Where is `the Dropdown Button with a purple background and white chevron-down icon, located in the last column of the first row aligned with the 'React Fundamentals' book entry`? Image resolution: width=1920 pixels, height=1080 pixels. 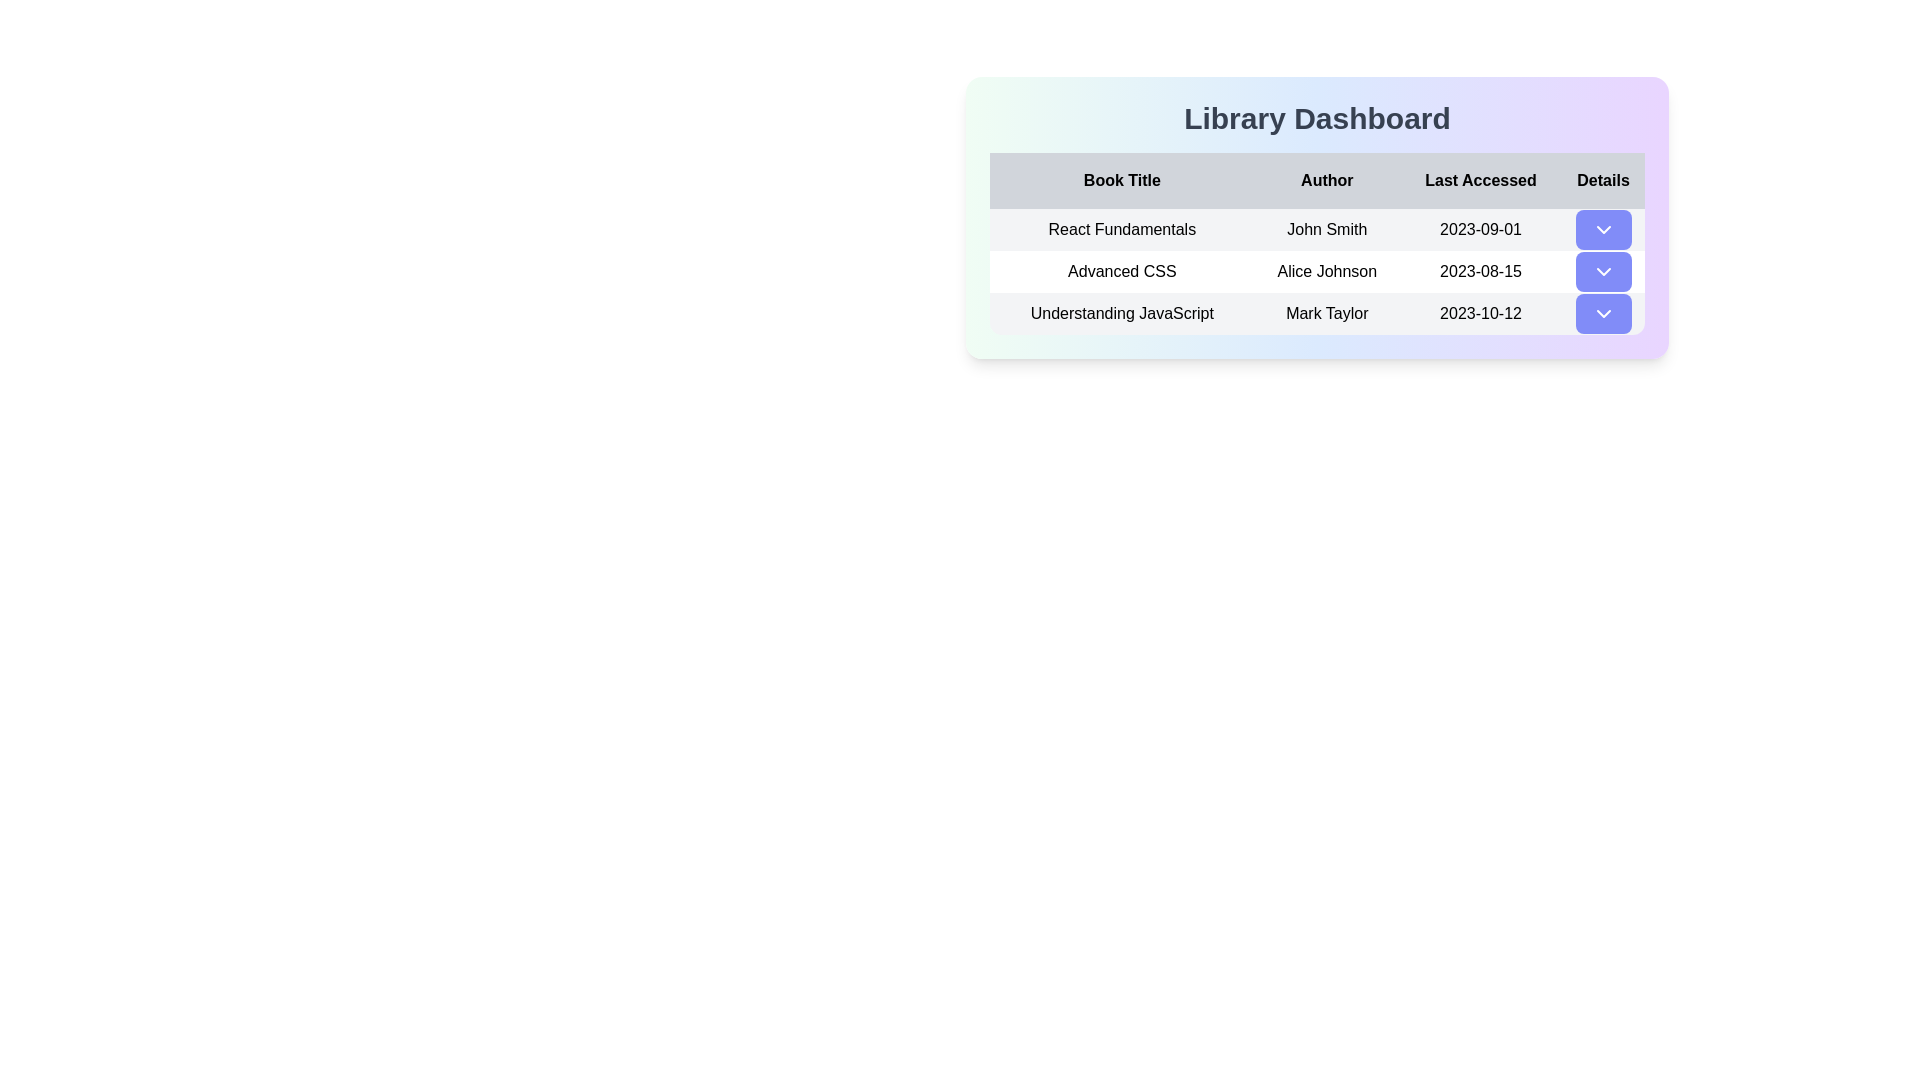 the Dropdown Button with a purple background and white chevron-down icon, located in the last column of the first row aligned with the 'React Fundamentals' book entry is located at coordinates (1603, 229).